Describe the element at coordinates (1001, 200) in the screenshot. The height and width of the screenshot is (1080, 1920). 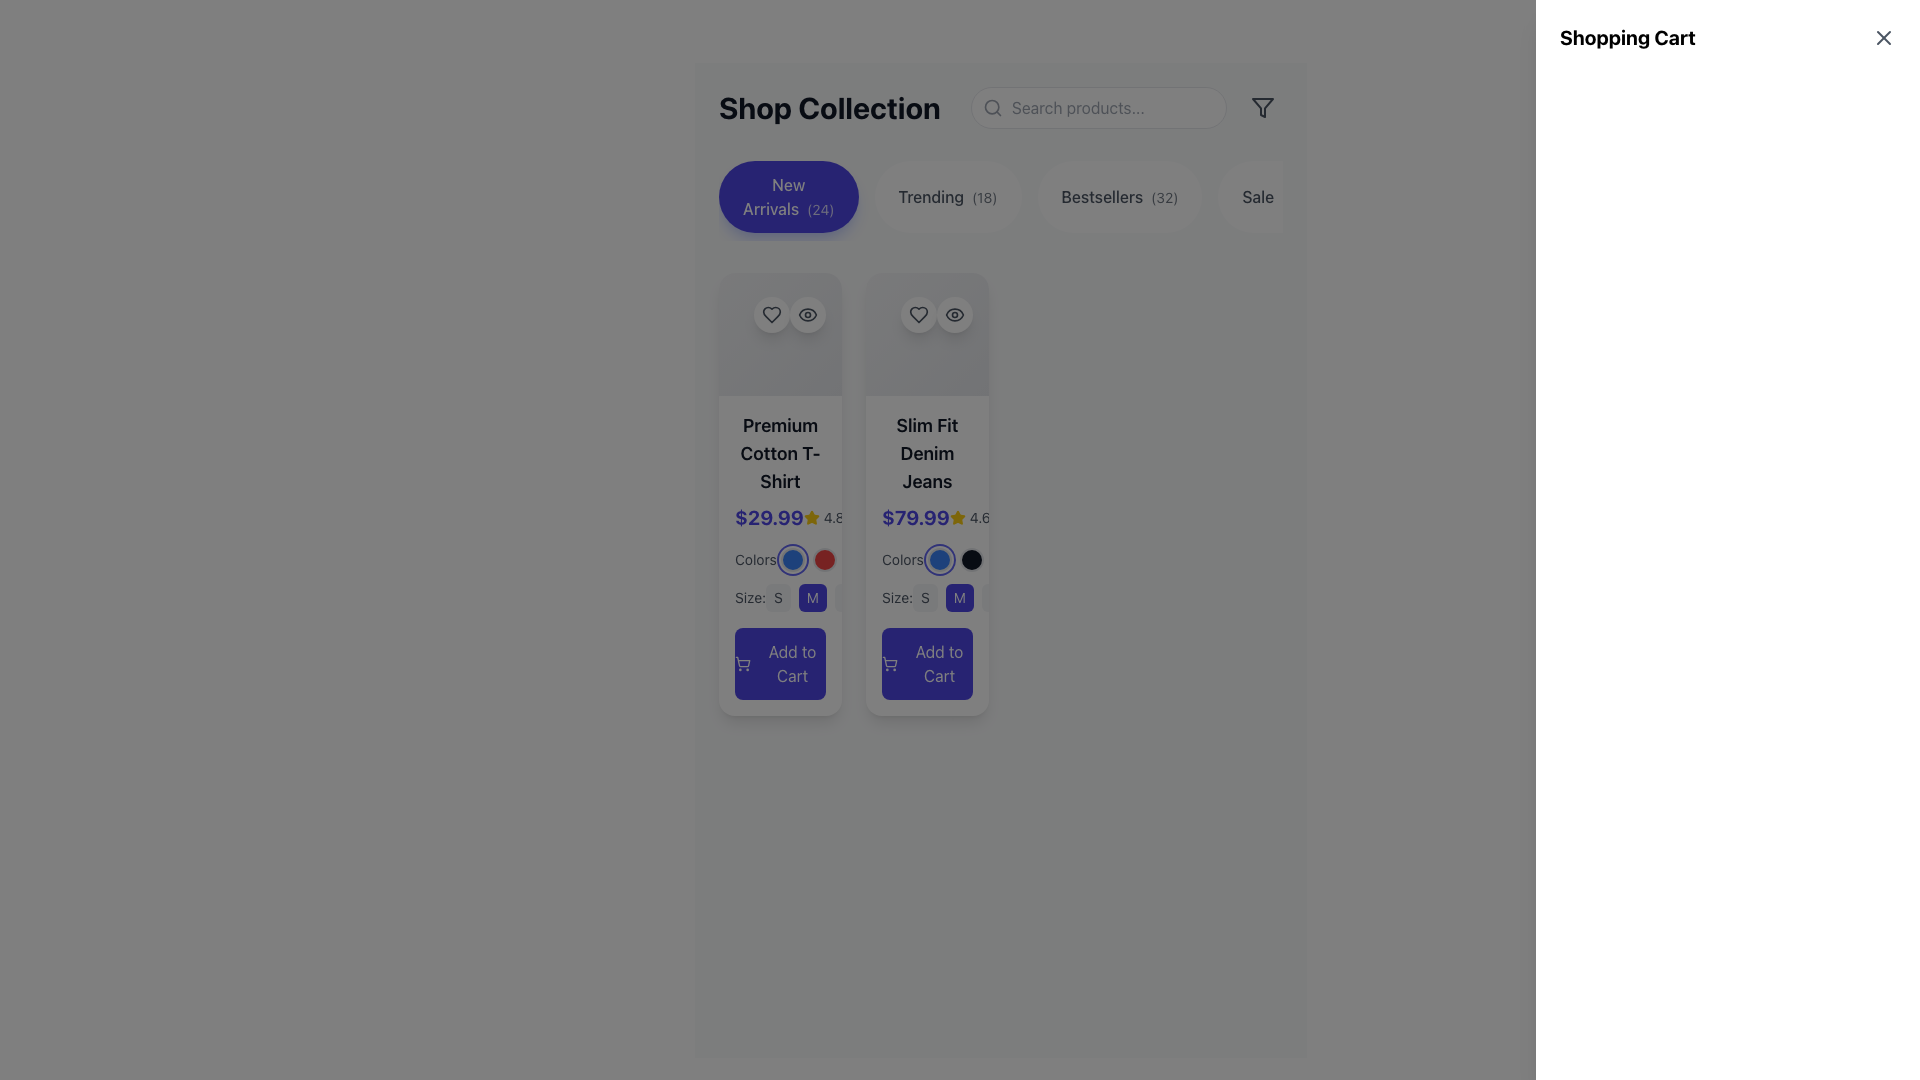
I see `the category button in the navigation bar located underneath the 'Shop Collection' title` at that location.